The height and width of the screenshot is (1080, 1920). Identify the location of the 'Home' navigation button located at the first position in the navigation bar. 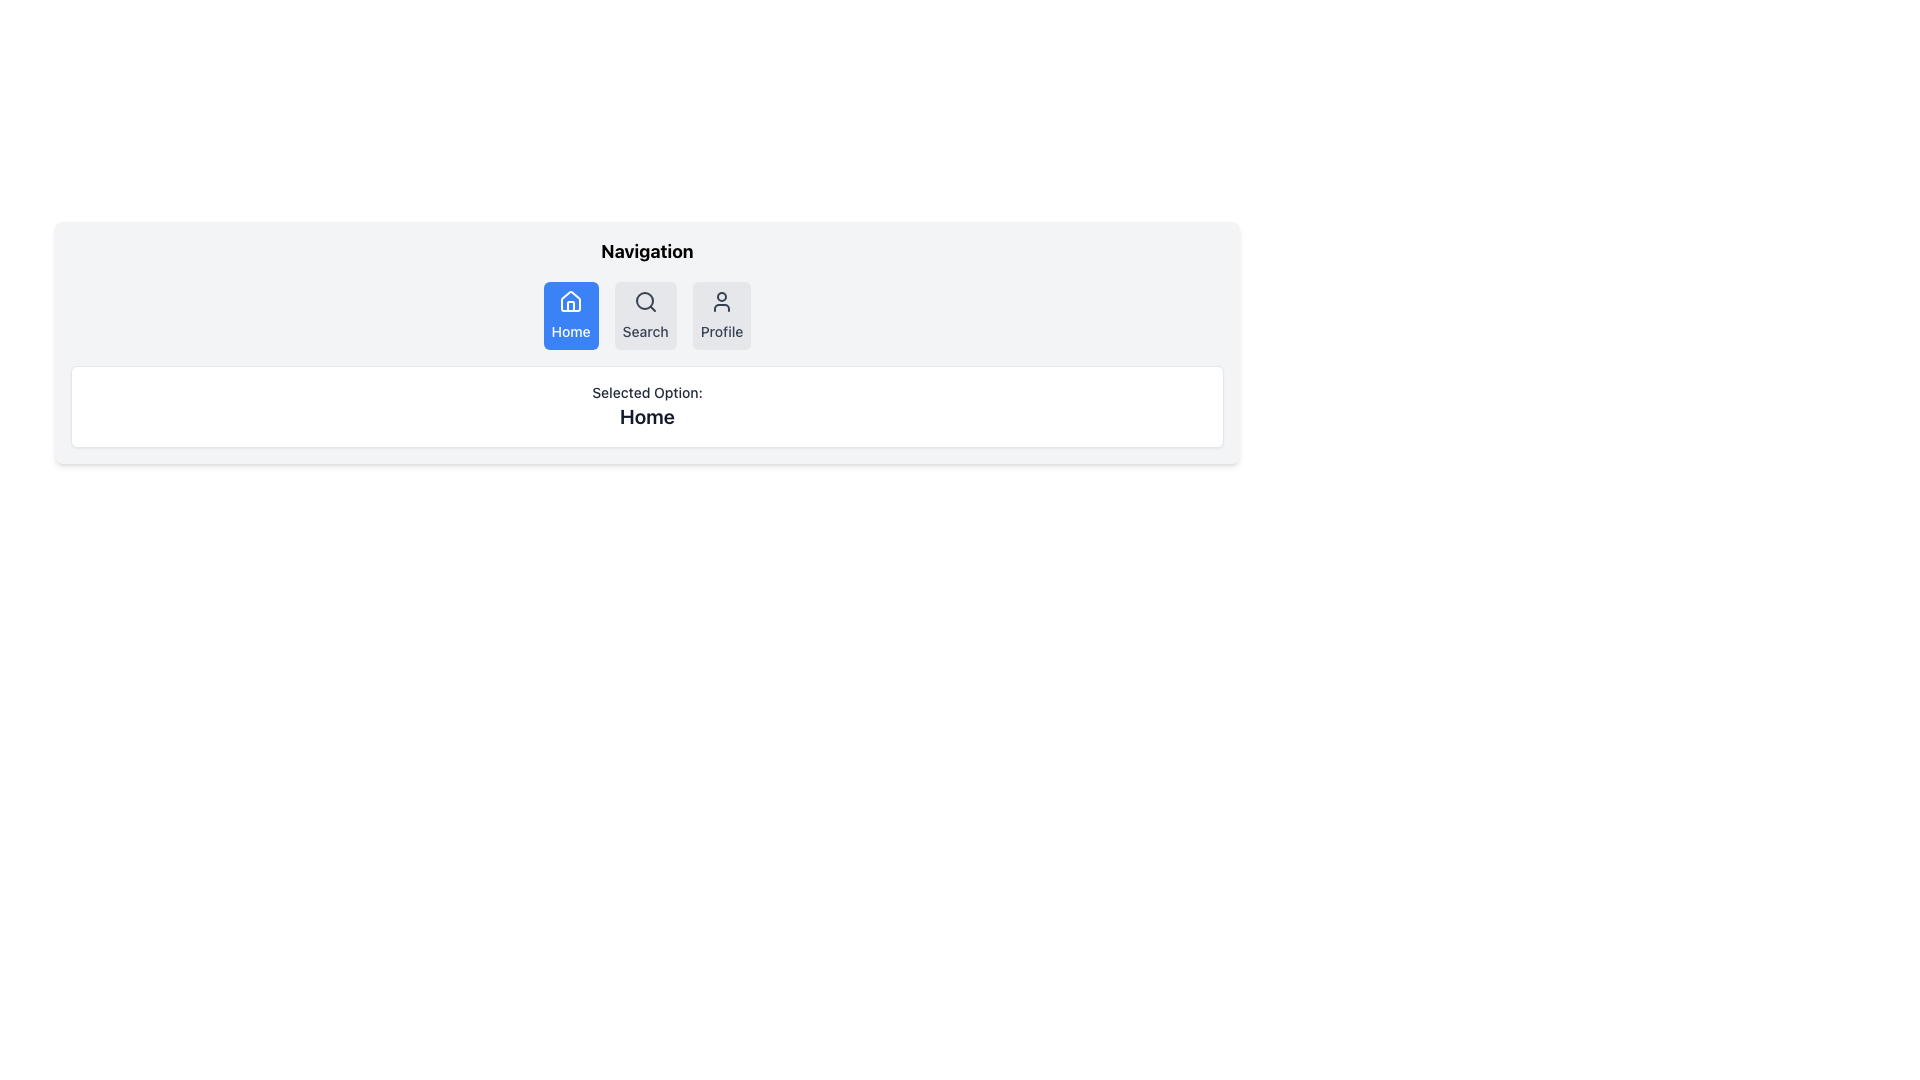
(570, 315).